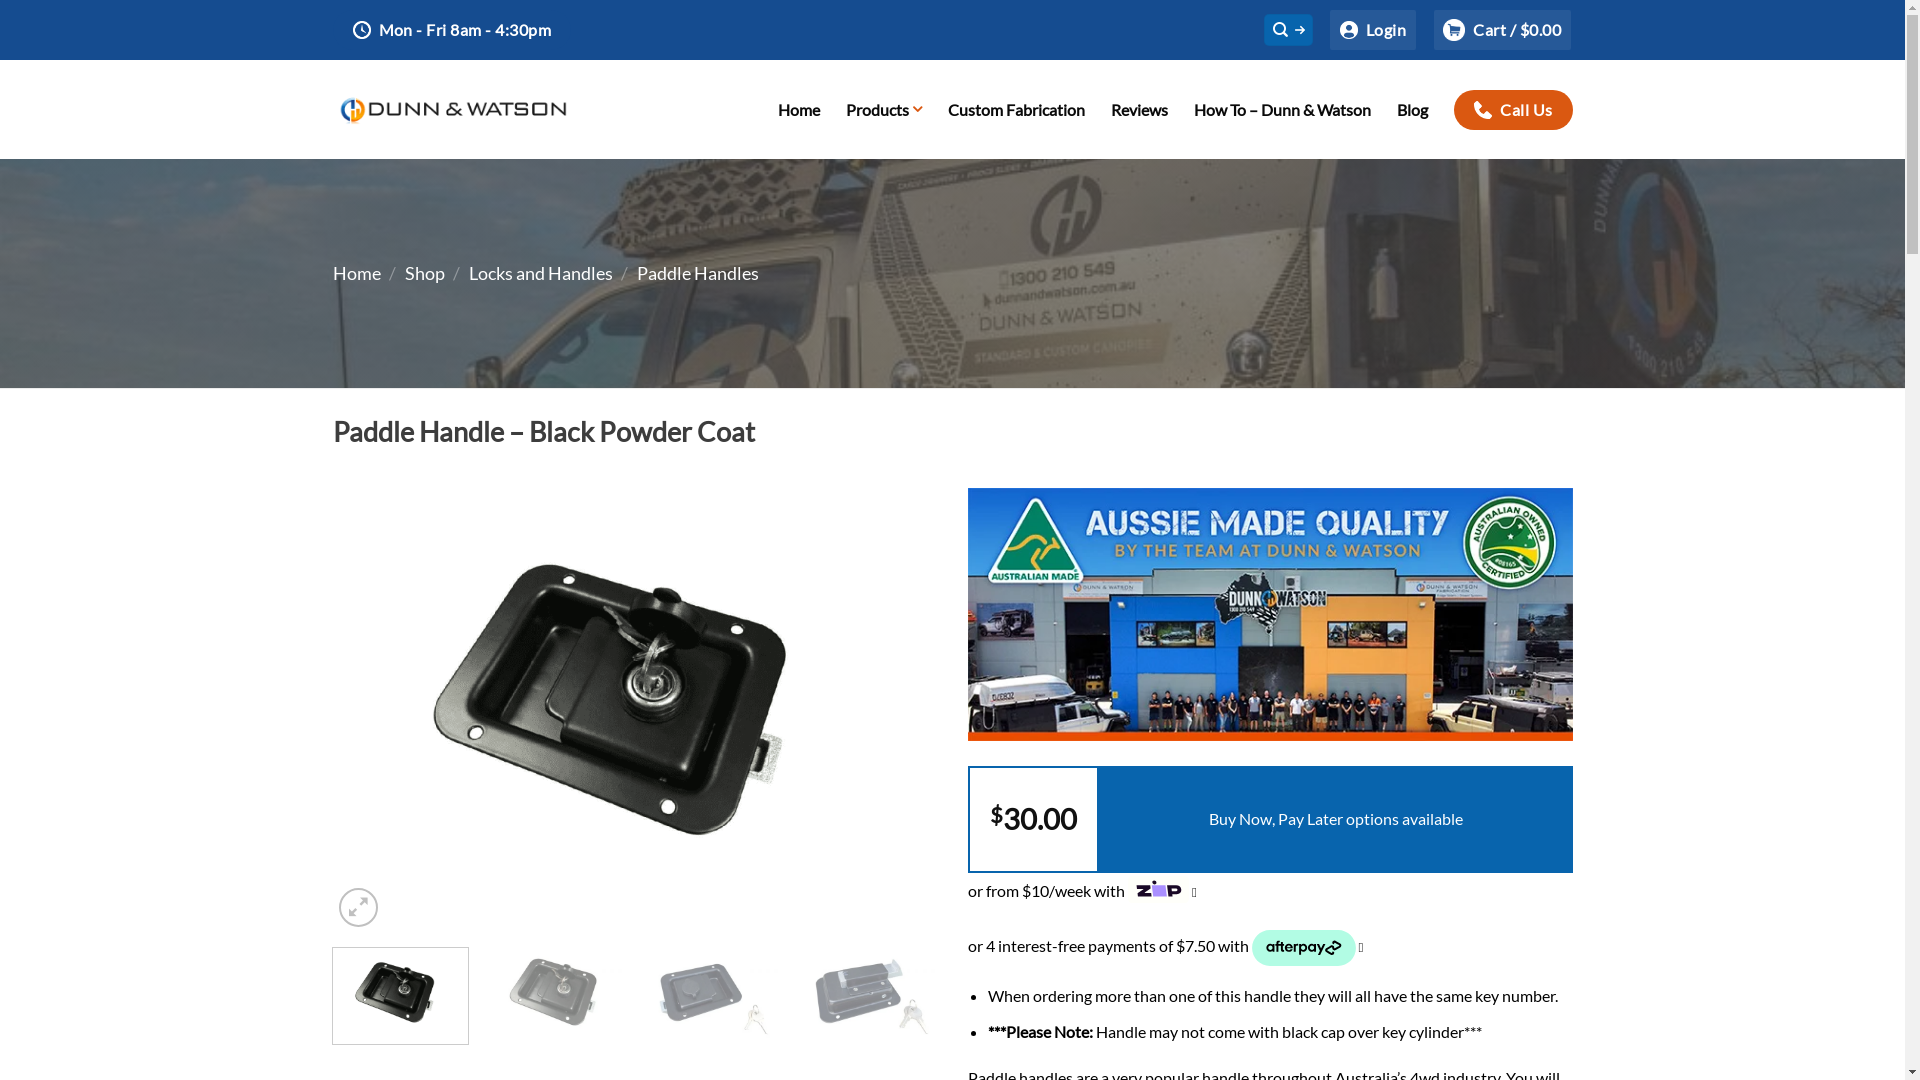 Image resolution: width=1920 pixels, height=1080 pixels. I want to click on 'Blog', so click(1411, 110).